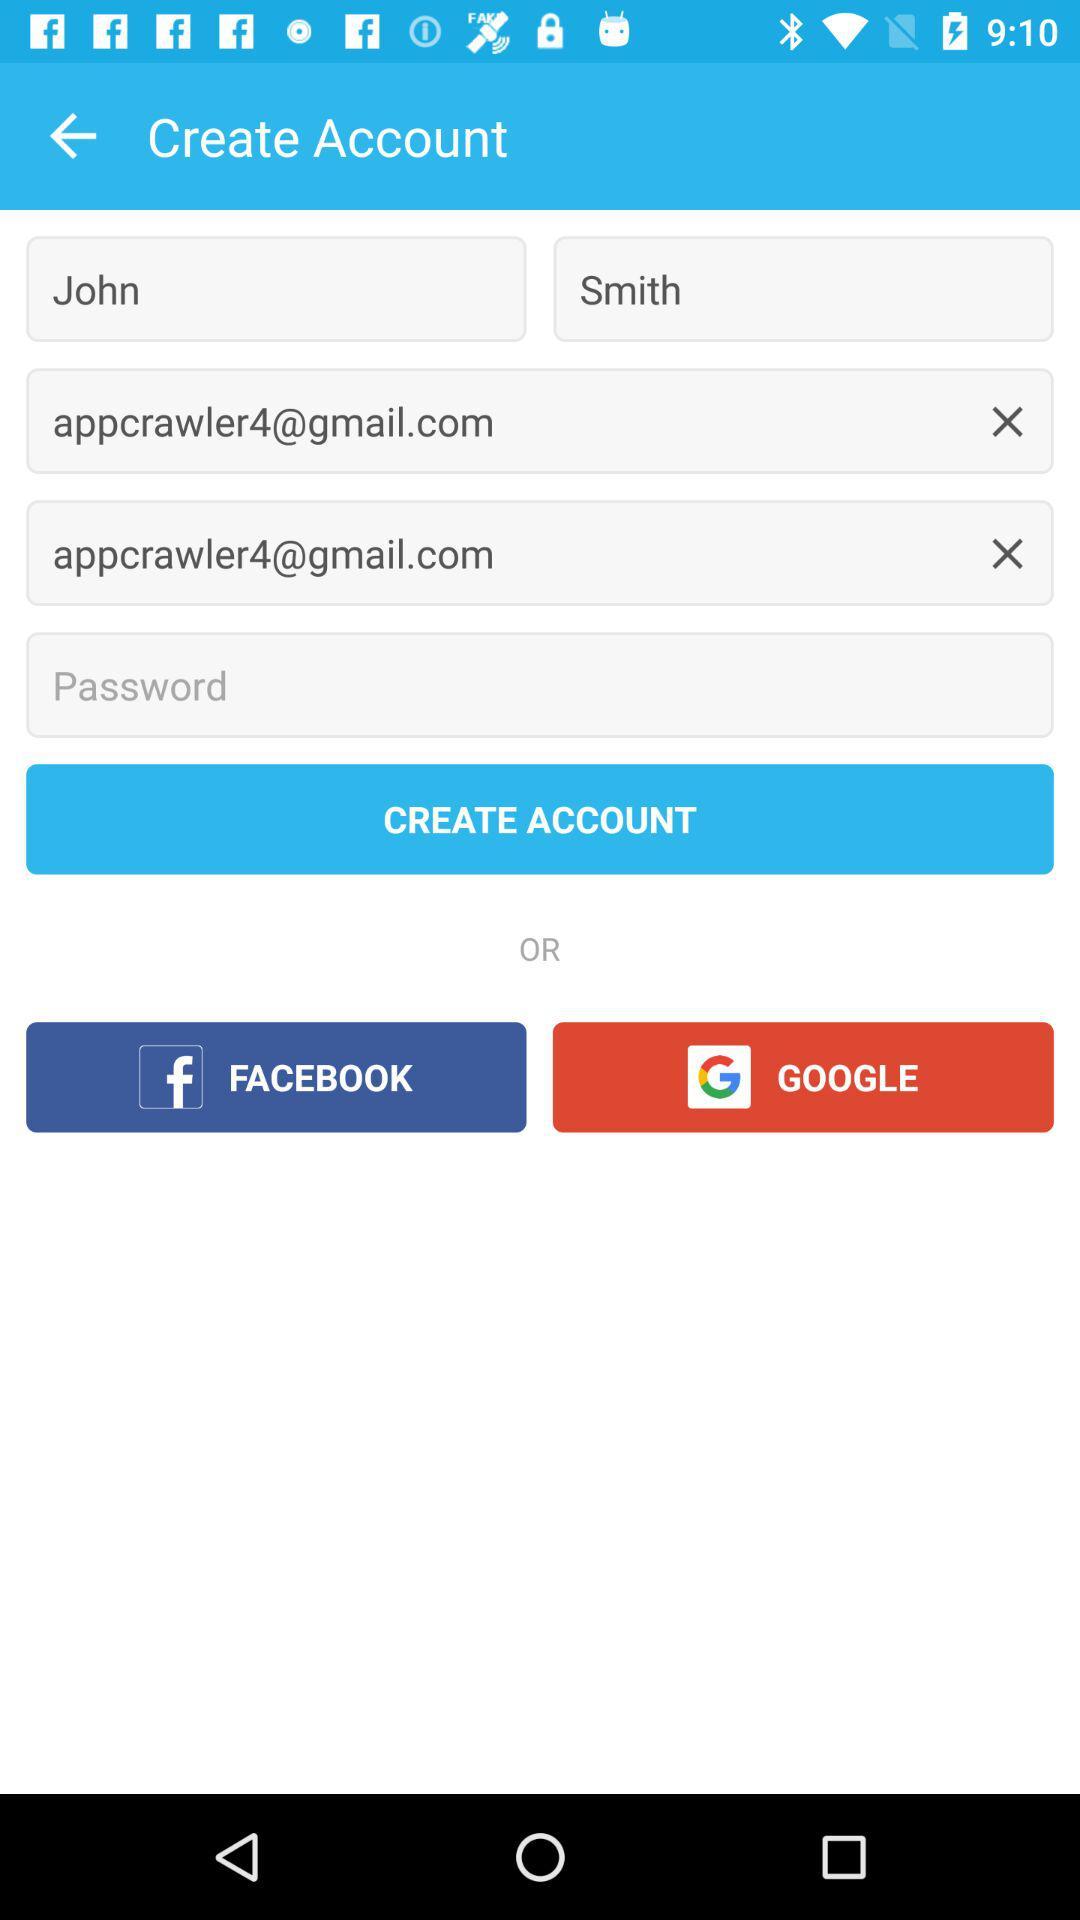 This screenshot has height=1920, width=1080. What do you see at coordinates (276, 288) in the screenshot?
I see `the item to the left of smith` at bounding box center [276, 288].